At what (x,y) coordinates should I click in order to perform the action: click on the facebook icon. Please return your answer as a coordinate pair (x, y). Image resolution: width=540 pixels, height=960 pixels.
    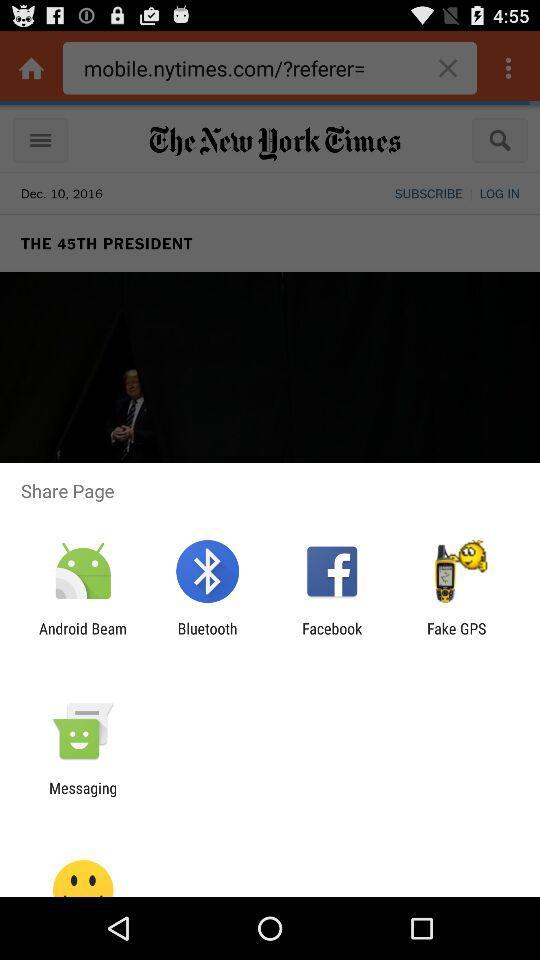
    Looking at the image, I should click on (332, 636).